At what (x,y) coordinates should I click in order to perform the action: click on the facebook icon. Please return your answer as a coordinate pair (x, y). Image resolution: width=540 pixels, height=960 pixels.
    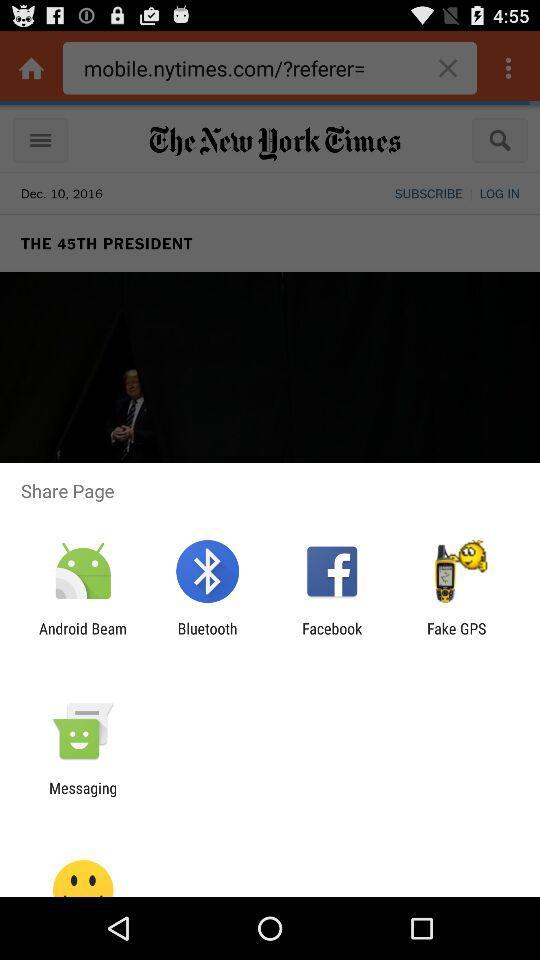
    Looking at the image, I should click on (332, 636).